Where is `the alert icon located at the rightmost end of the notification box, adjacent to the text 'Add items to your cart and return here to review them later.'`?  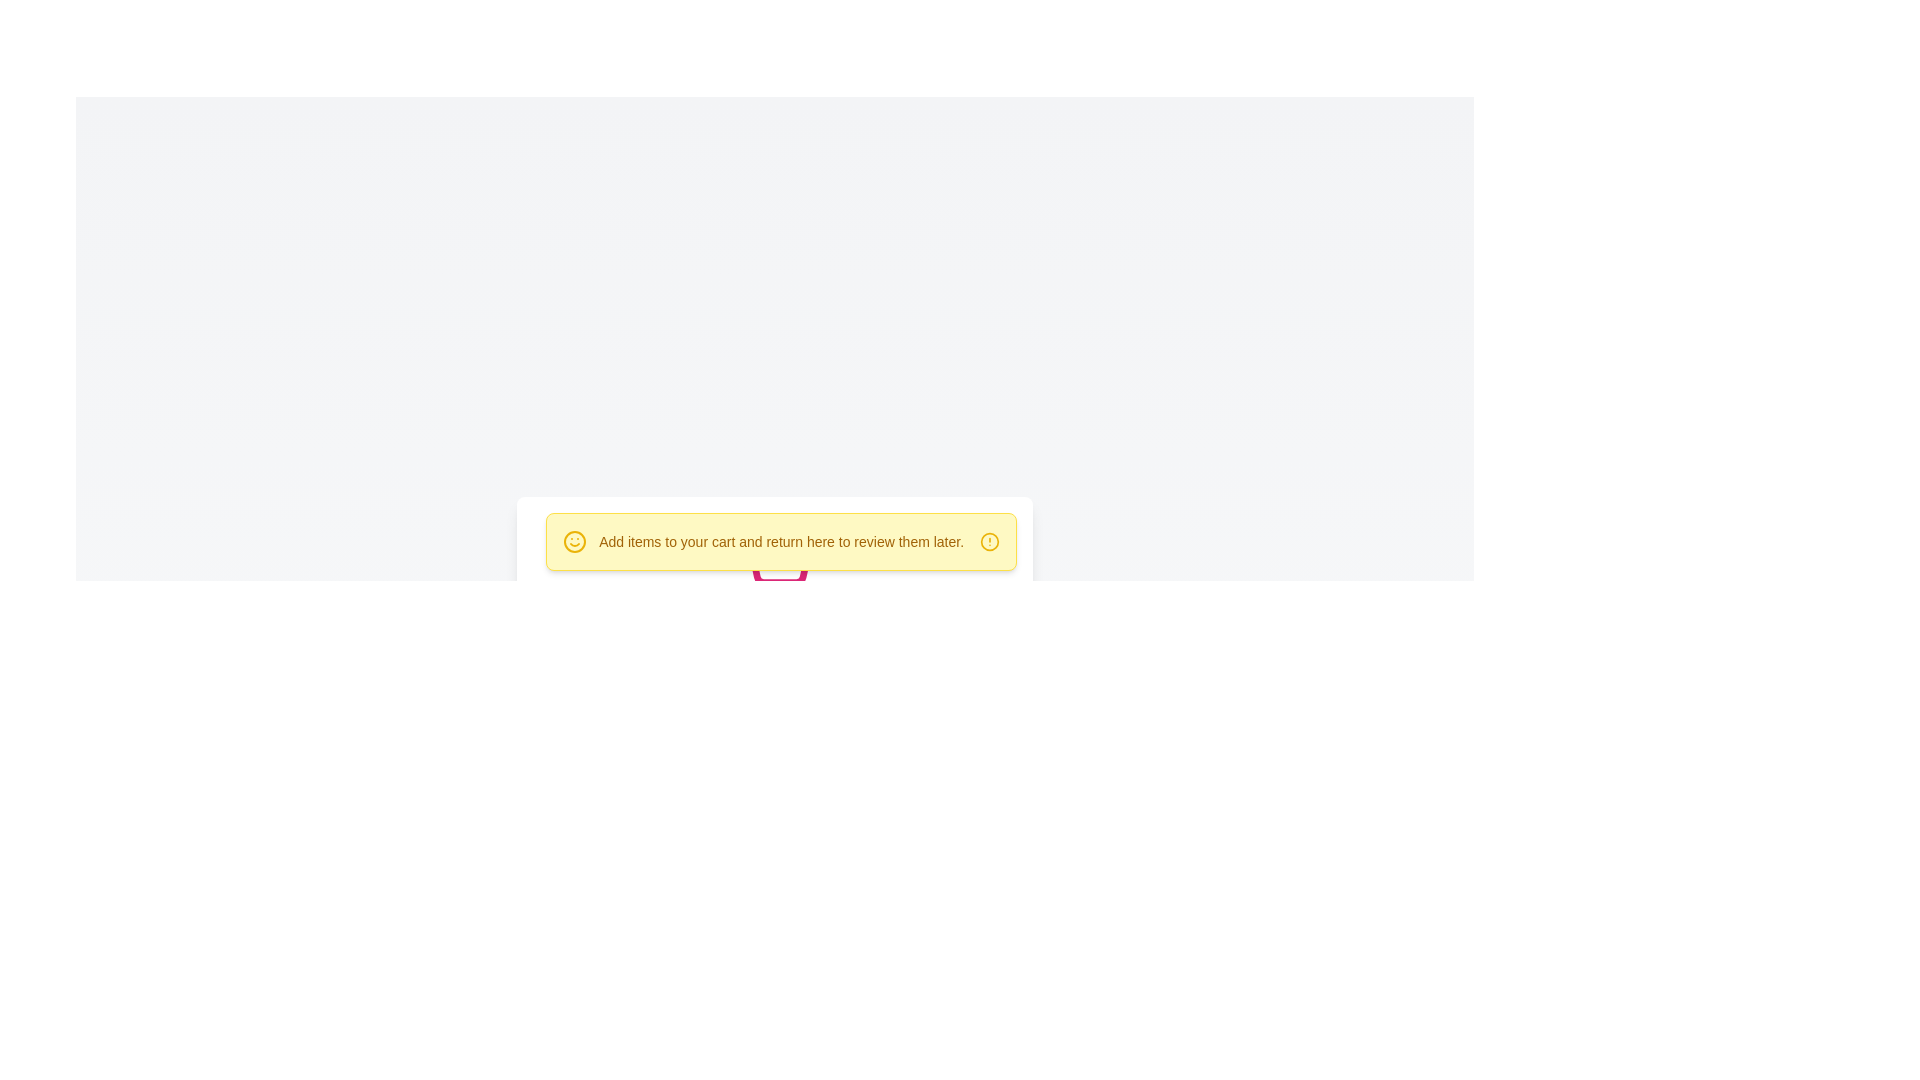 the alert icon located at the rightmost end of the notification box, adjacent to the text 'Add items to your cart and return here to review them later.' is located at coordinates (990, 542).